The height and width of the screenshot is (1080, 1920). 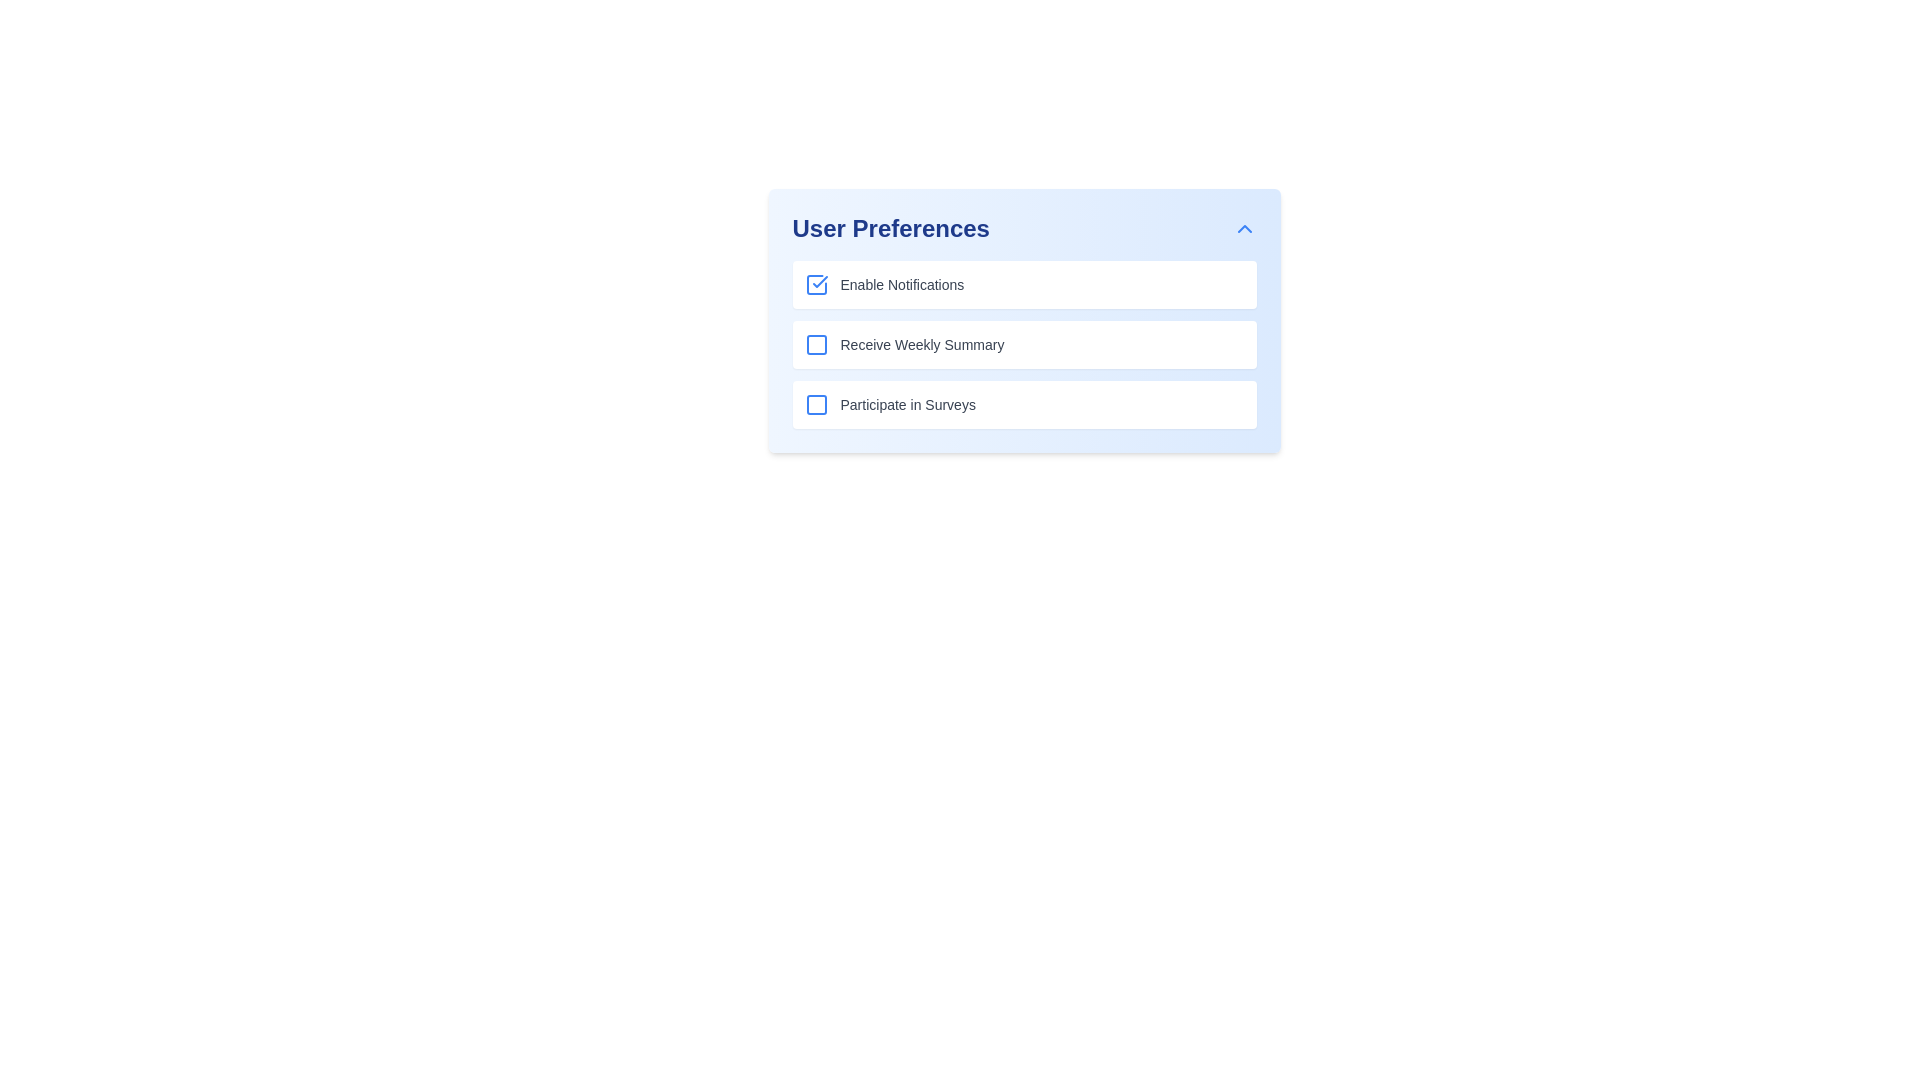 I want to click on the checkbox labeled 'Receive Weekly Summary', so click(x=1024, y=343).